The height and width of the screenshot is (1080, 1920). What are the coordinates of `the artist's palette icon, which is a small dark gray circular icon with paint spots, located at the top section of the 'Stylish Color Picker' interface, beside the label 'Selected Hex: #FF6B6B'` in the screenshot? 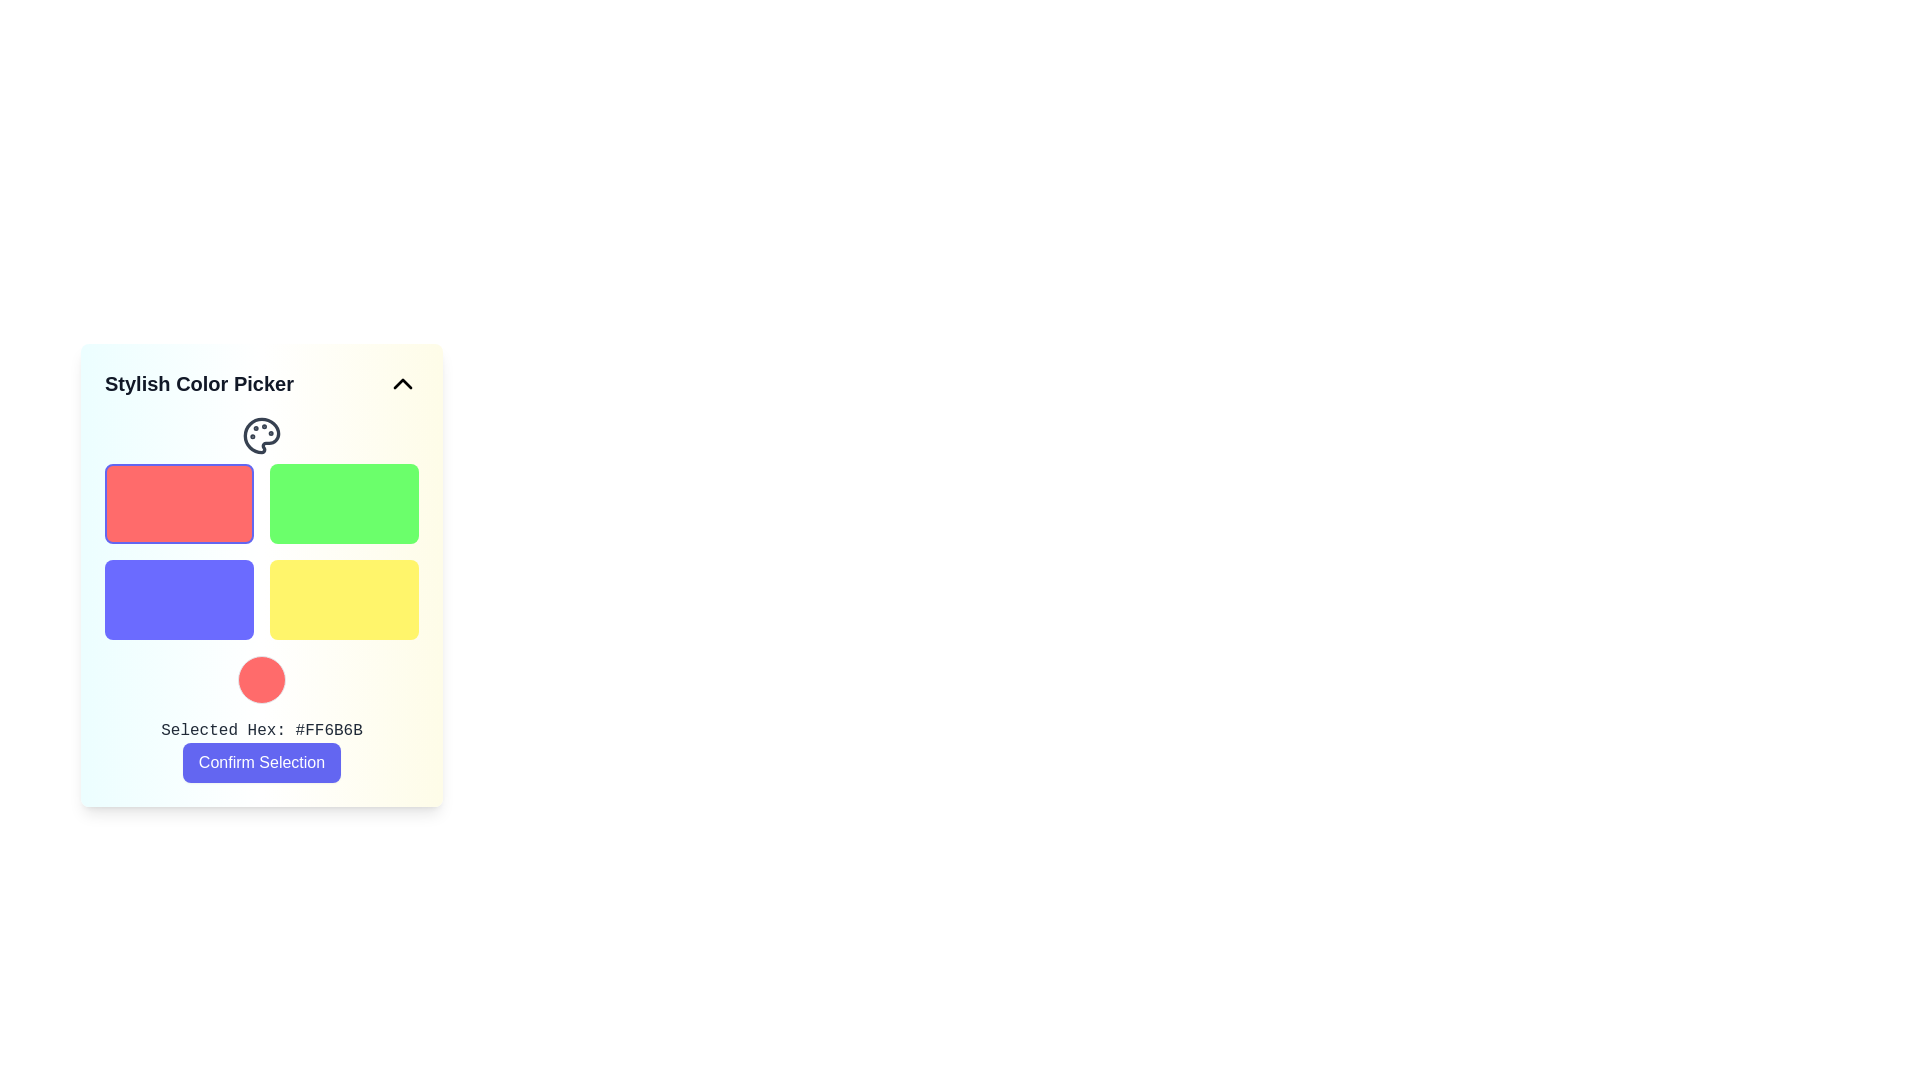 It's located at (261, 434).